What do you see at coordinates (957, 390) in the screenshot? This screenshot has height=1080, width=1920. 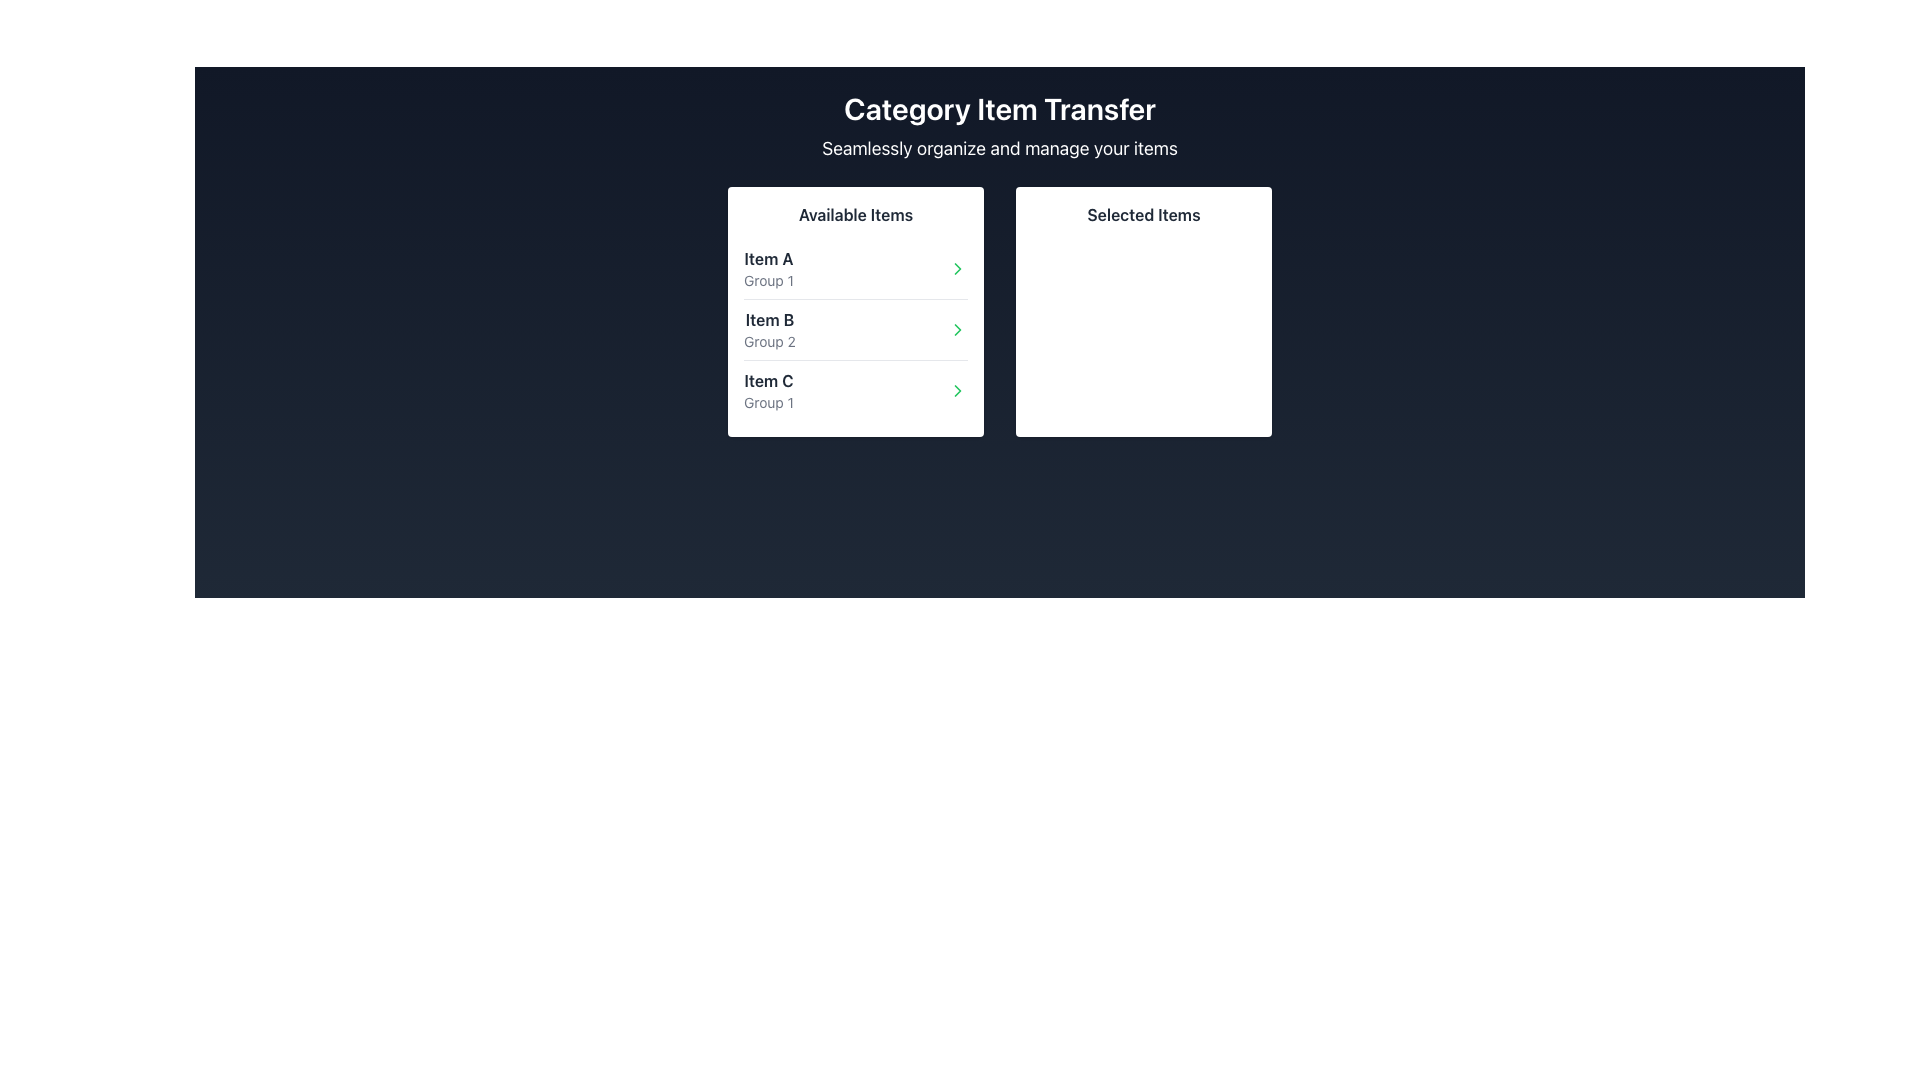 I see `the third arrow icon in the list under 'Available Items'` at bounding box center [957, 390].